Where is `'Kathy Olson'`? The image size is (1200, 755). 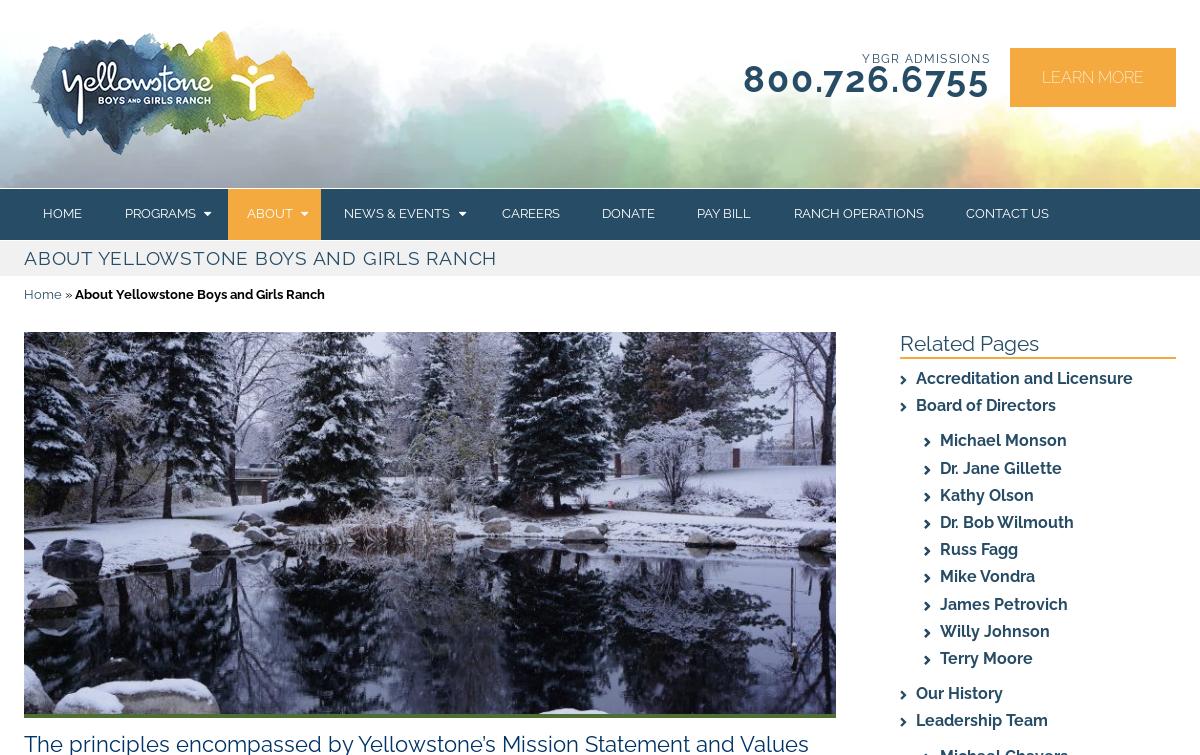 'Kathy Olson' is located at coordinates (987, 493).